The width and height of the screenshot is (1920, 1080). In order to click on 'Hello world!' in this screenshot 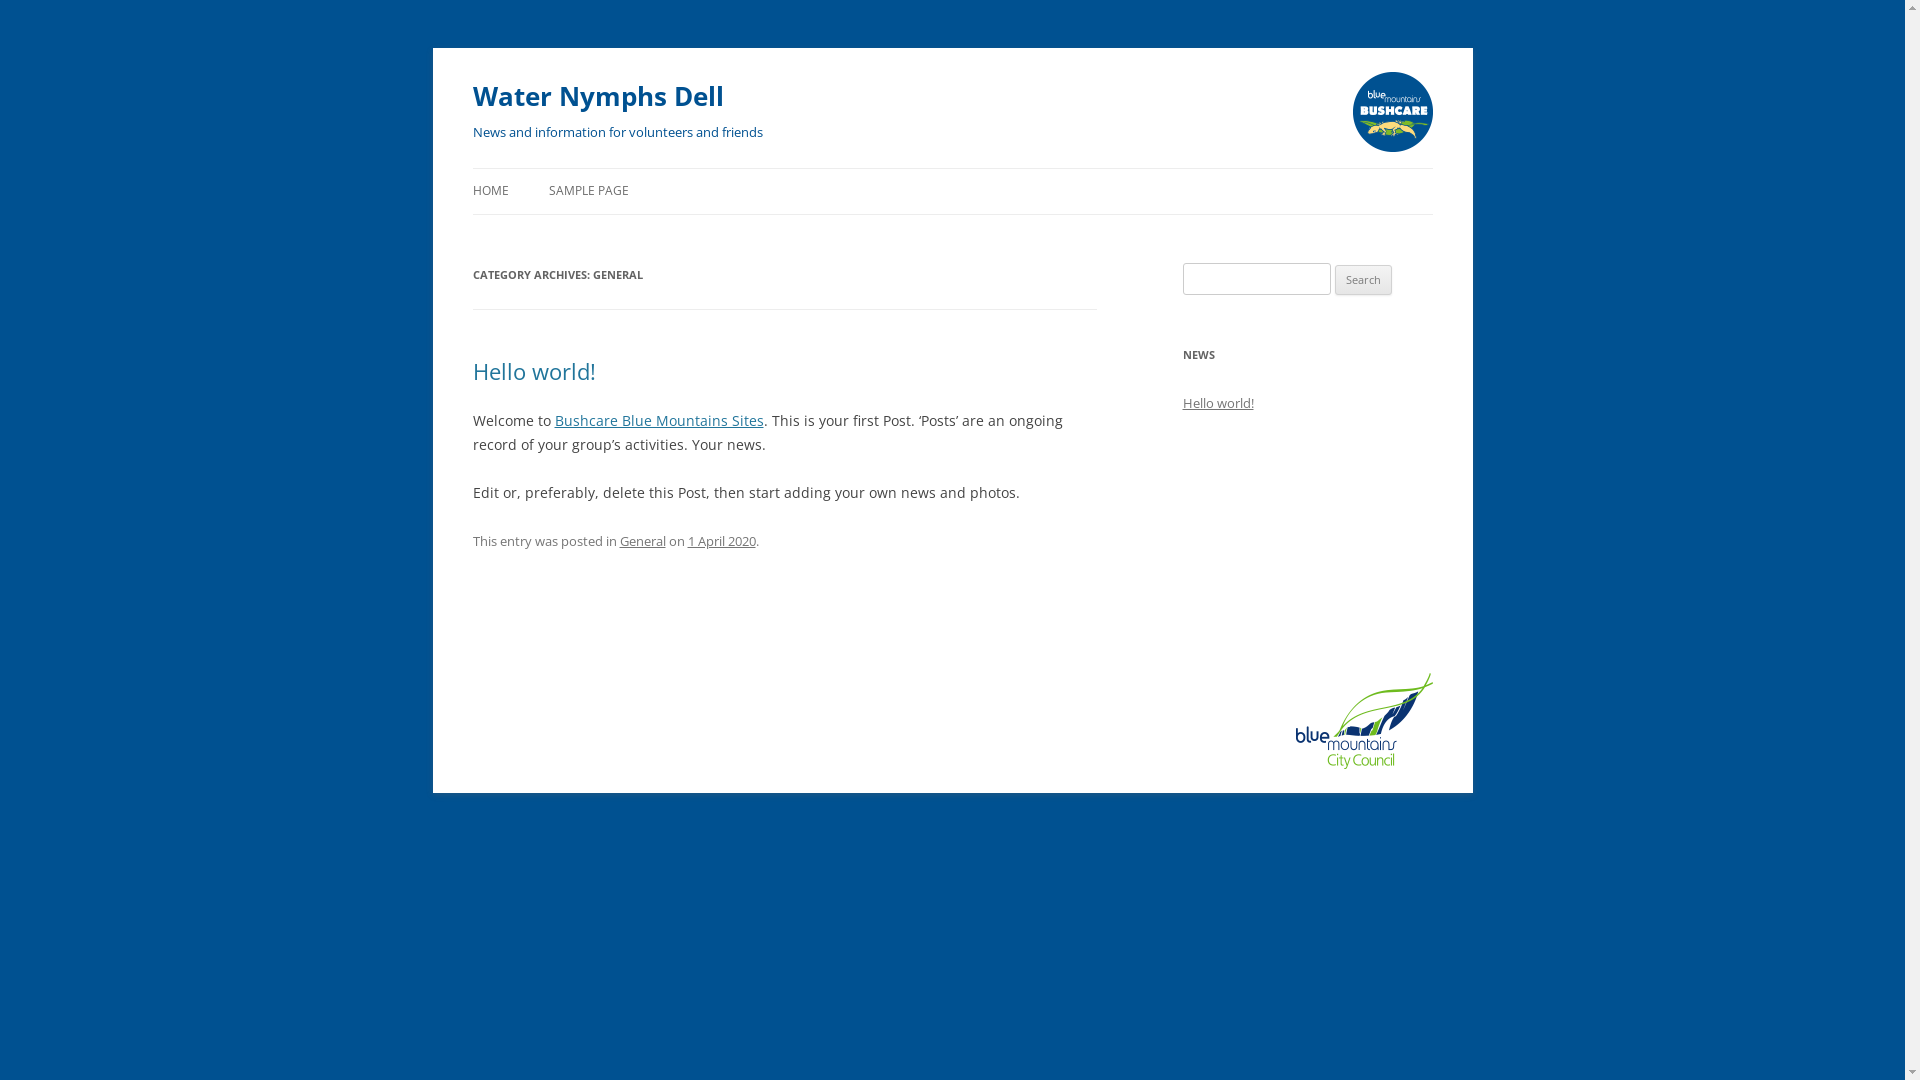, I will do `click(533, 370)`.